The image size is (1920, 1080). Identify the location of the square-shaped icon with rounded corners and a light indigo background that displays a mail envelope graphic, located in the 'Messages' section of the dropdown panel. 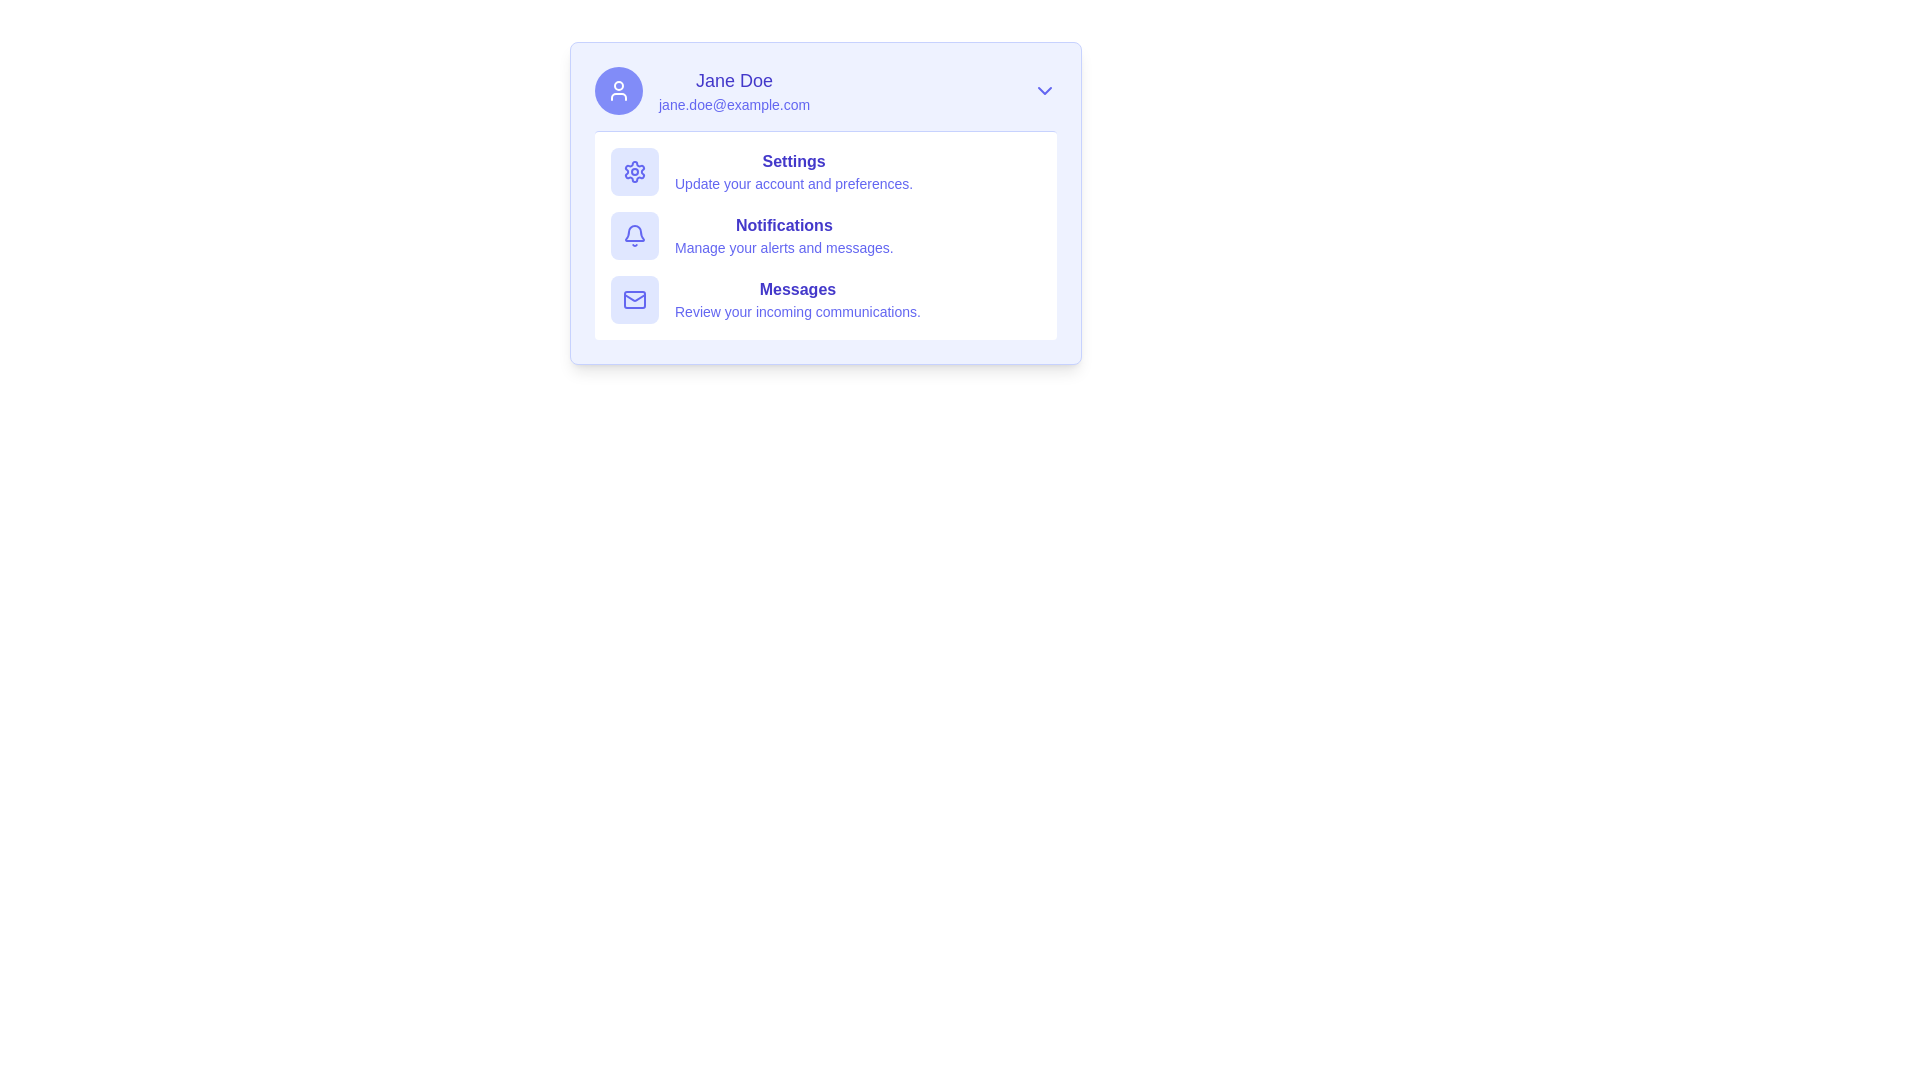
(633, 300).